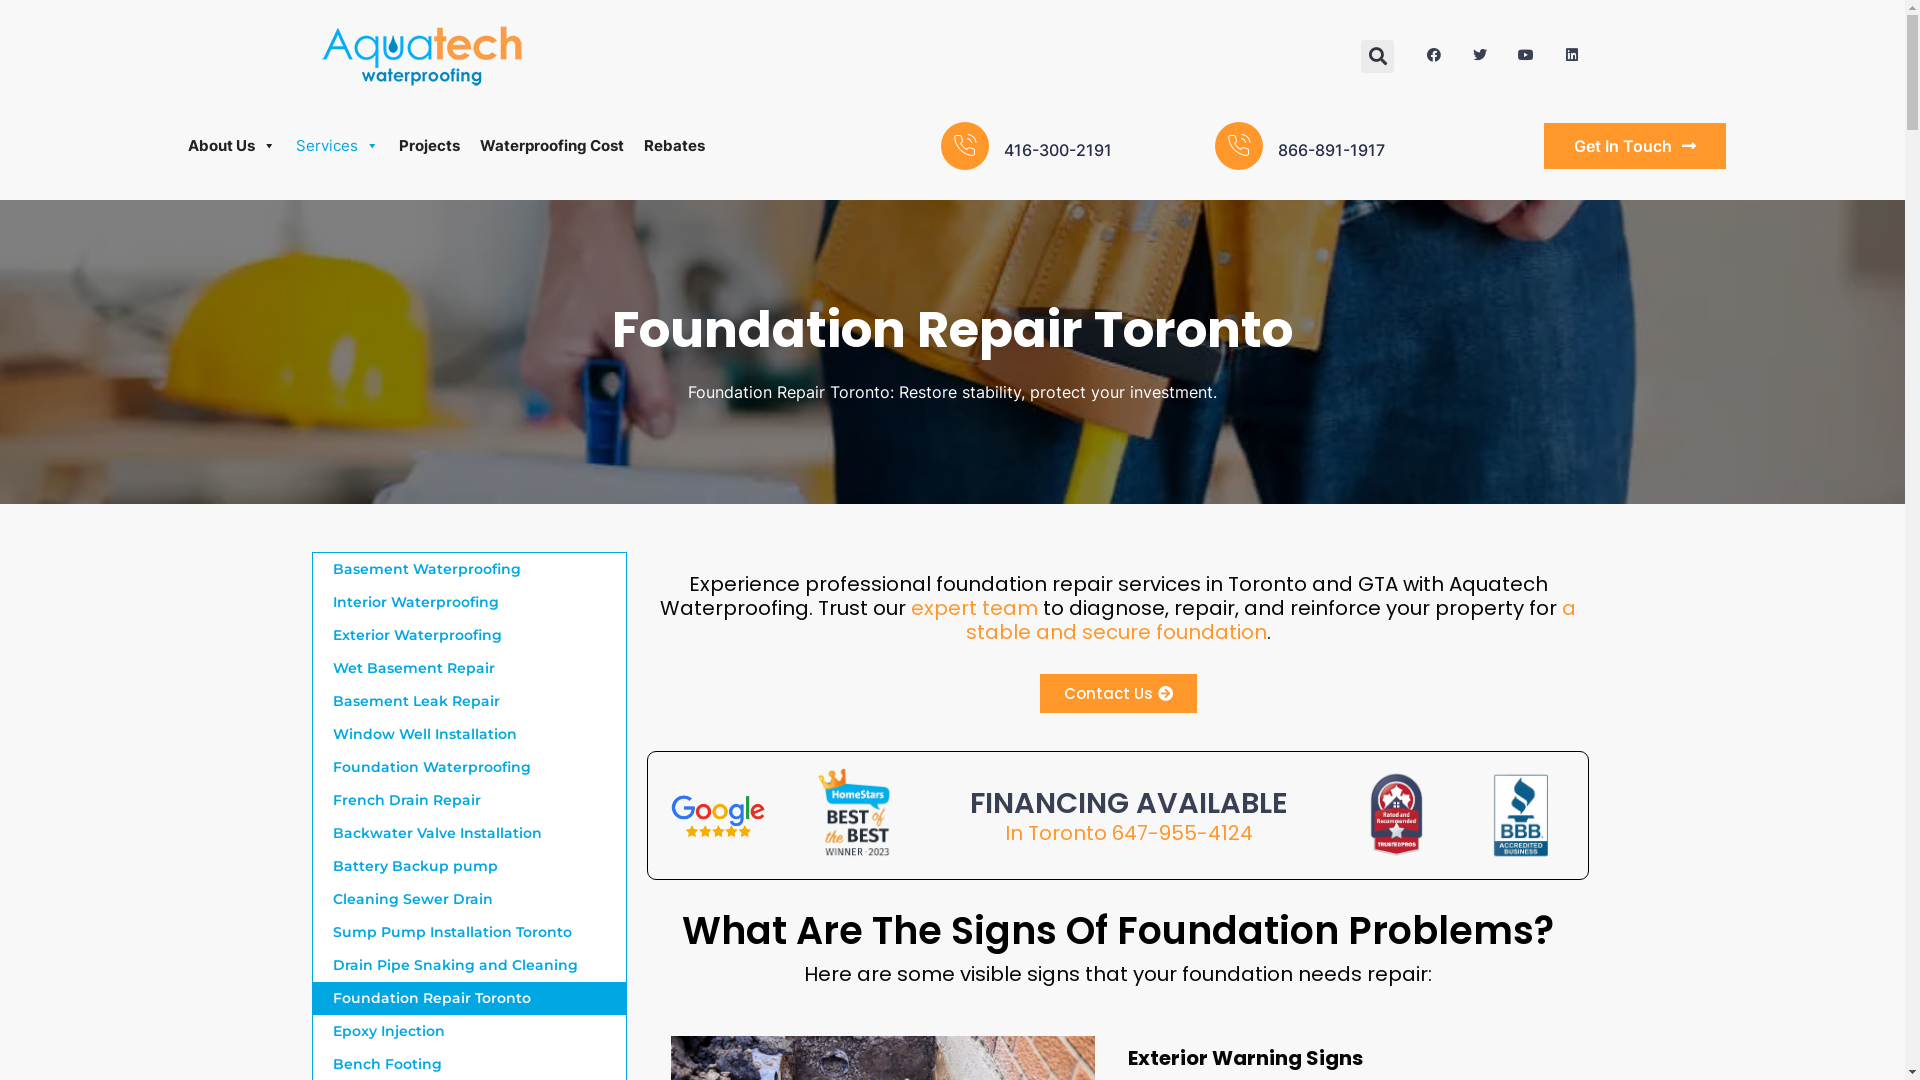 The height and width of the screenshot is (1080, 1920). What do you see at coordinates (468, 734) in the screenshot?
I see `'Window Well Installation'` at bounding box center [468, 734].